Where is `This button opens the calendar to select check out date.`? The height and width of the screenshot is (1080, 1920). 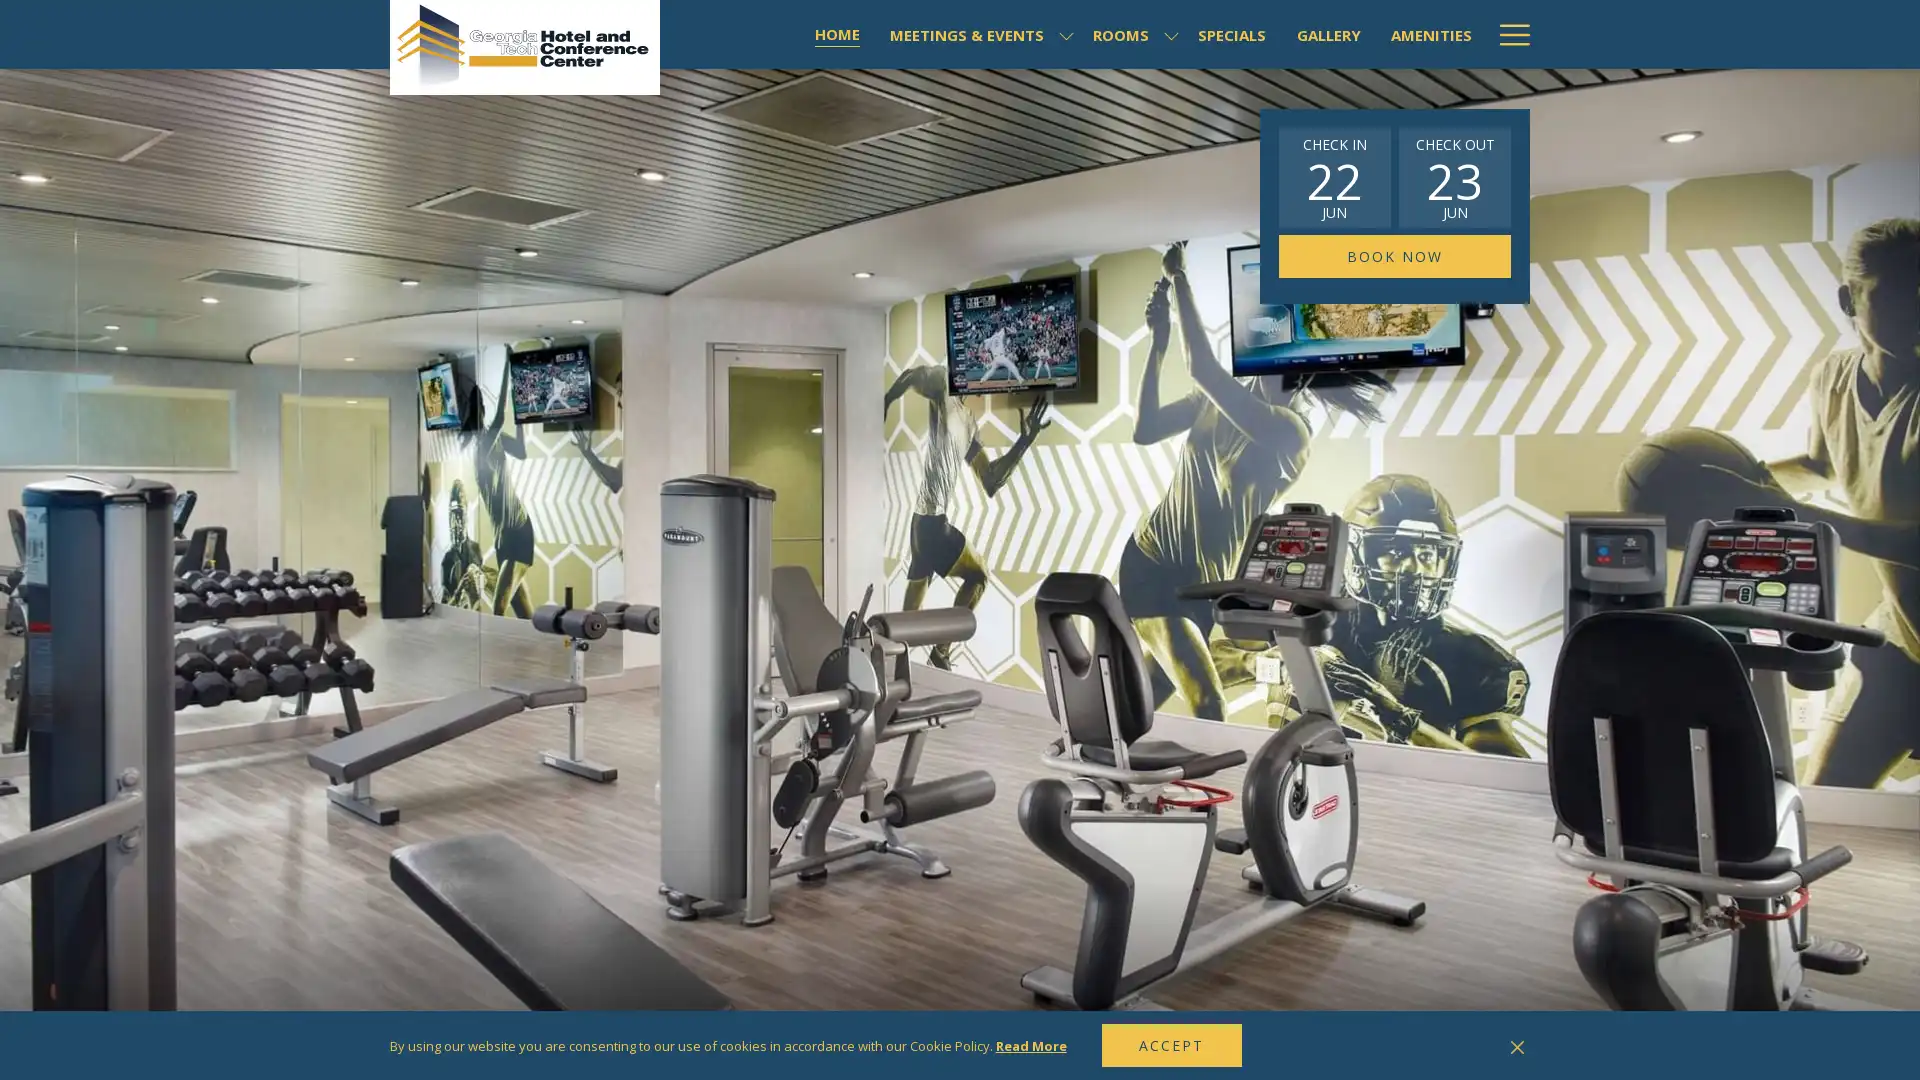
This button opens the calendar to select check out date. is located at coordinates (1454, 176).